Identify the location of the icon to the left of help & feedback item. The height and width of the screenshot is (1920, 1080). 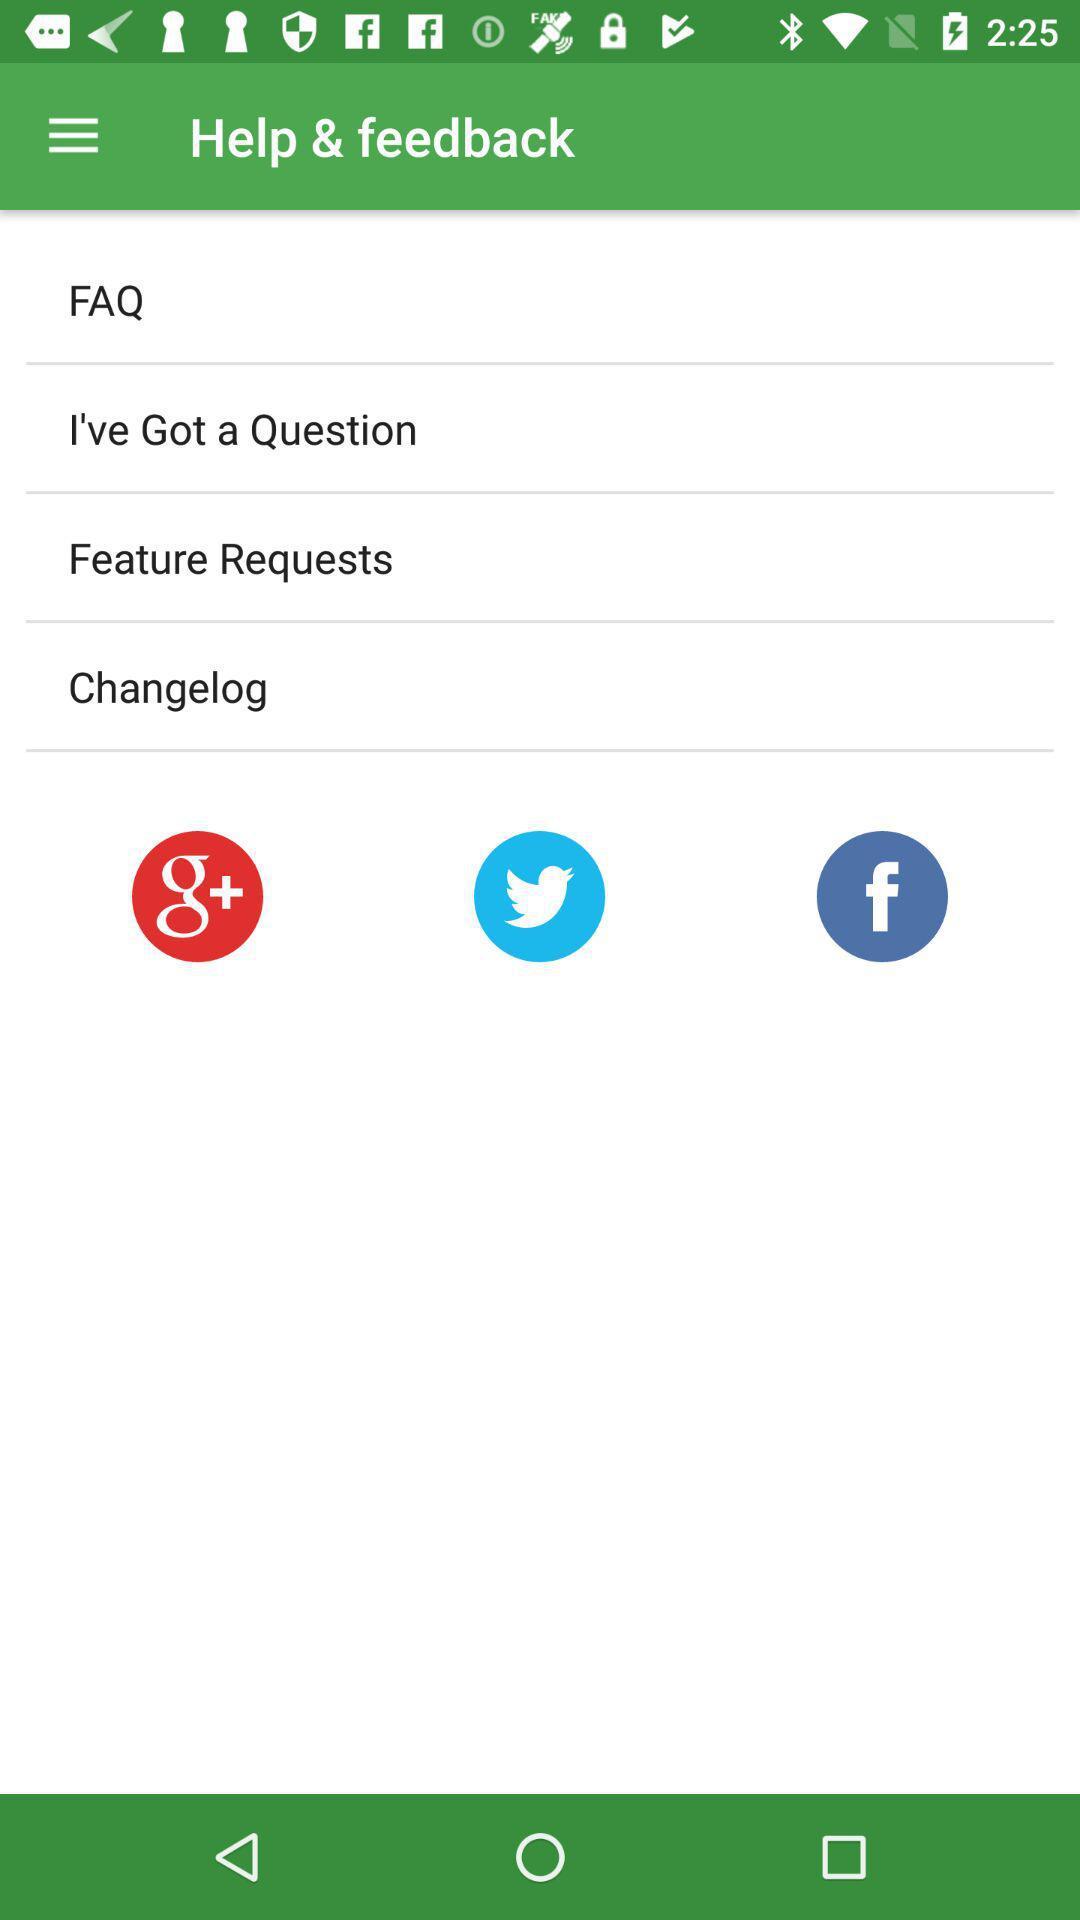
(72, 135).